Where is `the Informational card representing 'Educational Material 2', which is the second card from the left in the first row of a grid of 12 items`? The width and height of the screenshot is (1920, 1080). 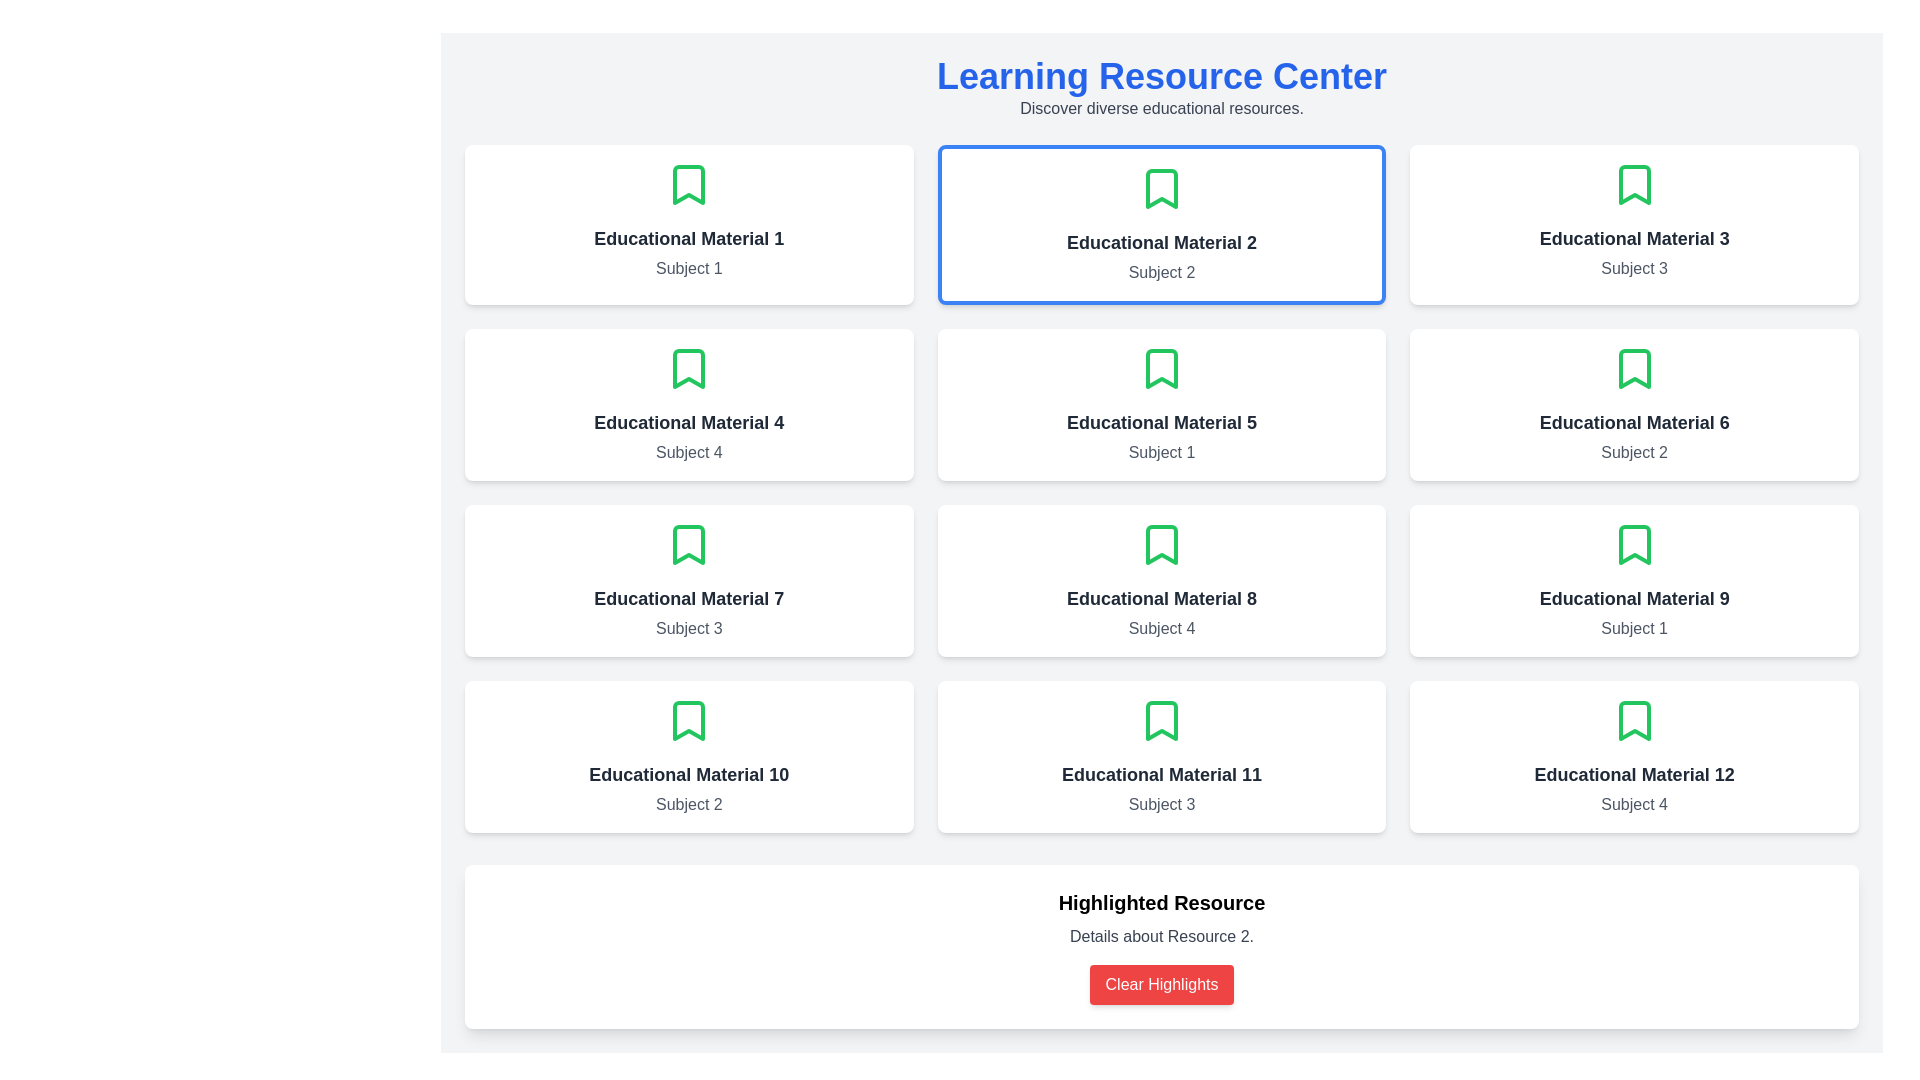
the Informational card representing 'Educational Material 2', which is the second card from the left in the first row of a grid of 12 items is located at coordinates (1161, 224).